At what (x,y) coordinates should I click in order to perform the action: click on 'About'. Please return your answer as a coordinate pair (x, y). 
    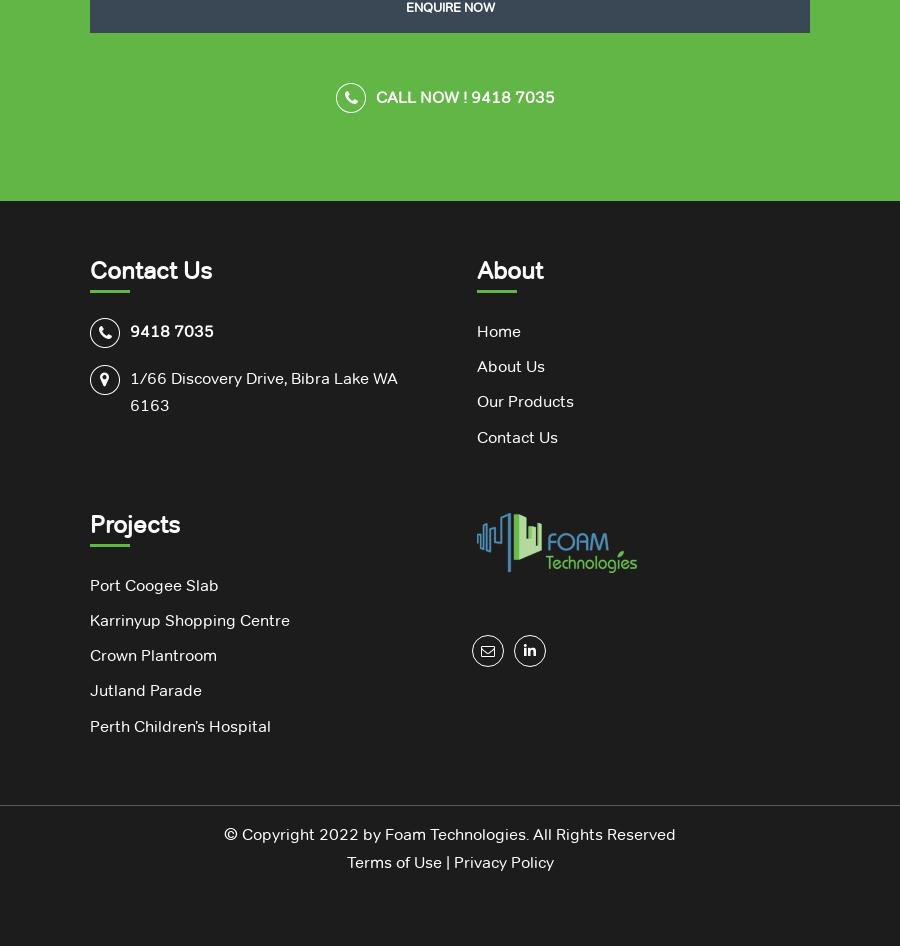
    Looking at the image, I should click on (509, 269).